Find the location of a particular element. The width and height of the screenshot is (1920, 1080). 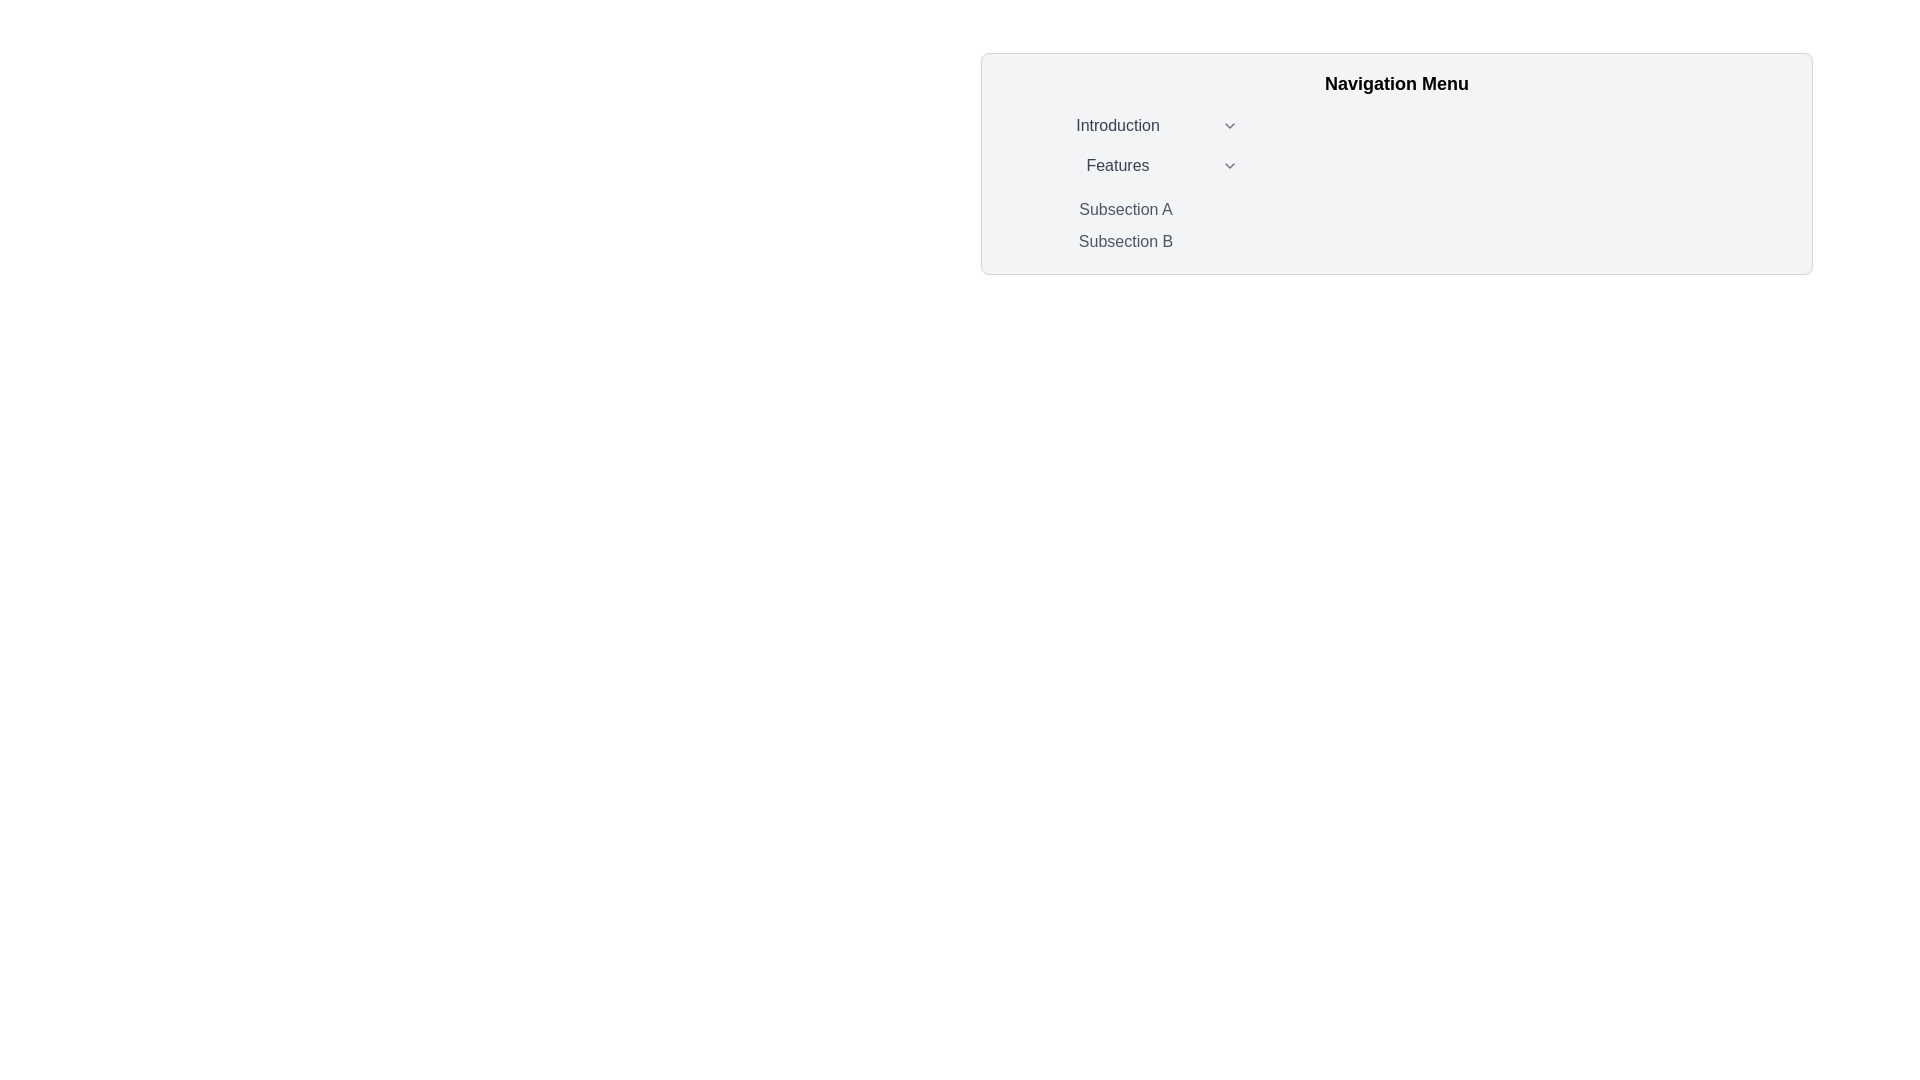

the 'Subsection A' hyperlink in the dropdown menu under 'Navigation Menu' to change its background color is located at coordinates (1126, 209).